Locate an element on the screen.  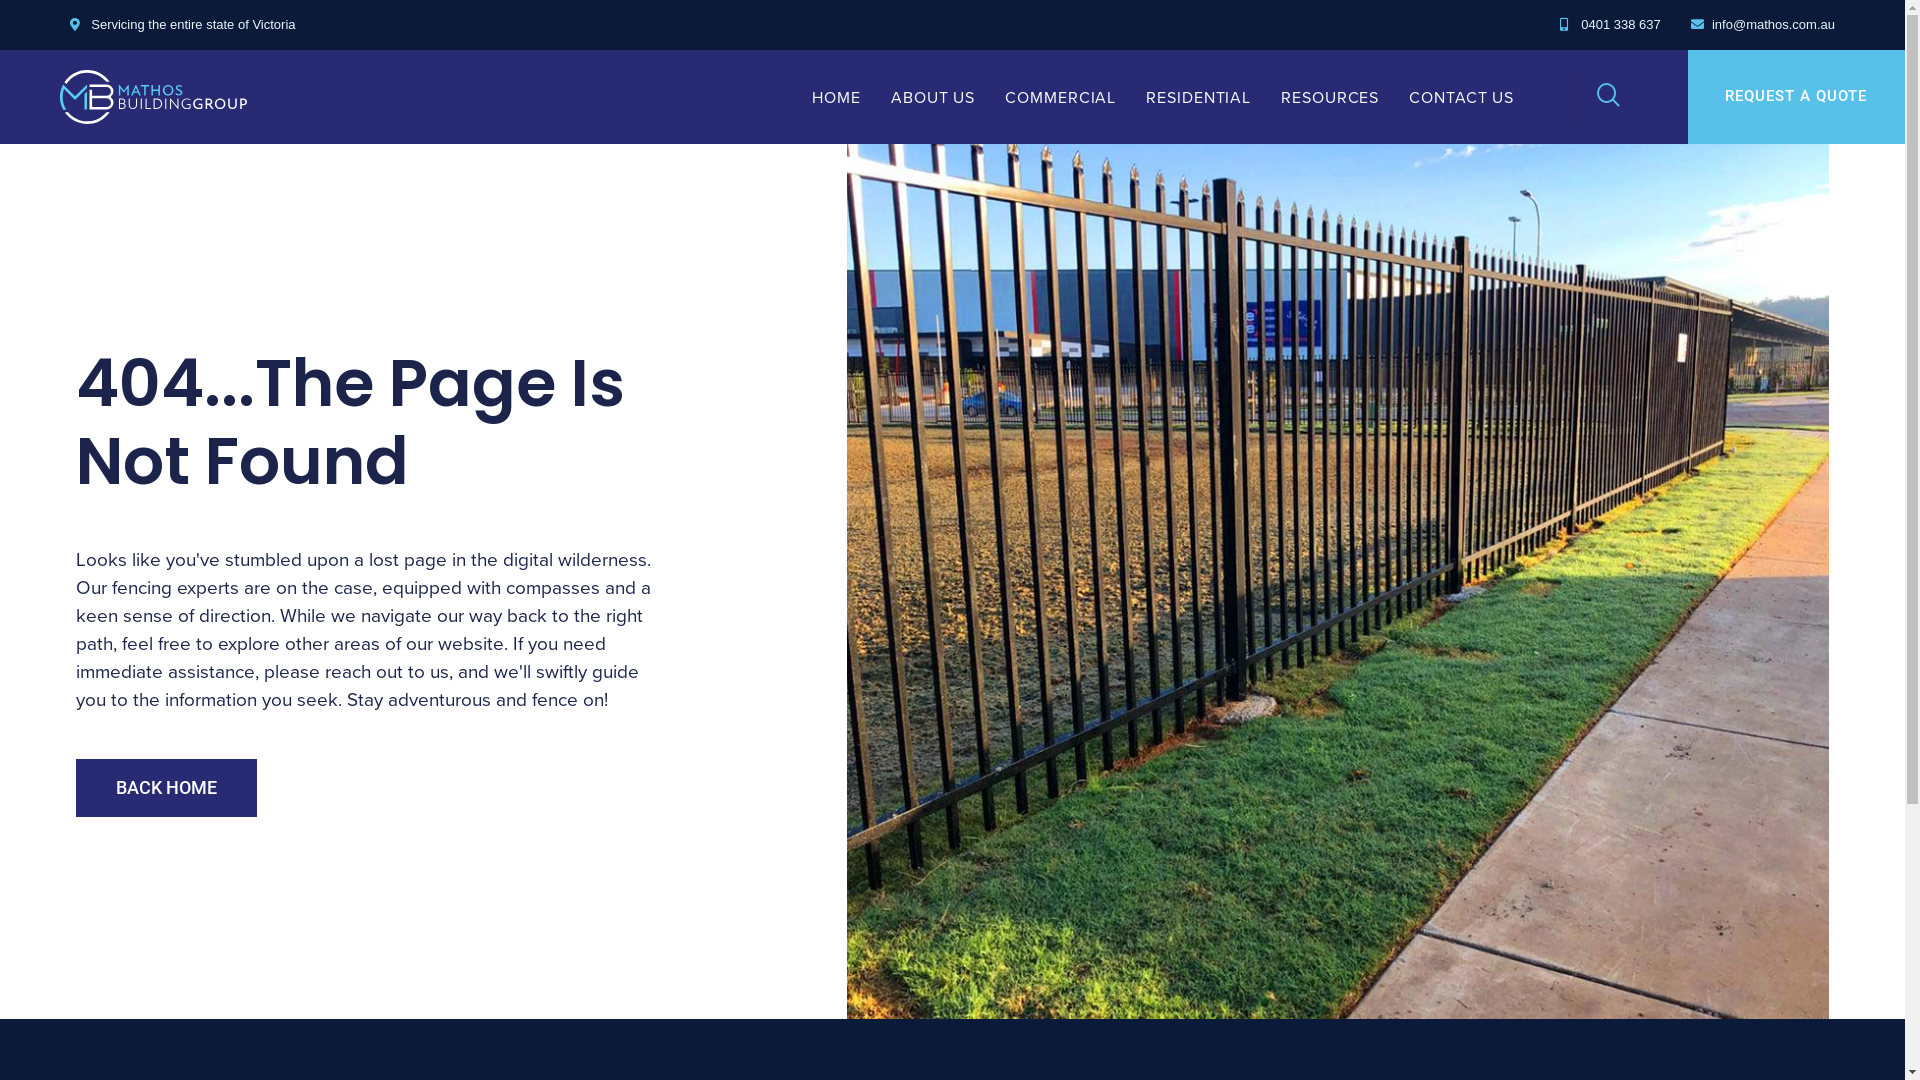
'info@mathos.com.au' is located at coordinates (1762, 24).